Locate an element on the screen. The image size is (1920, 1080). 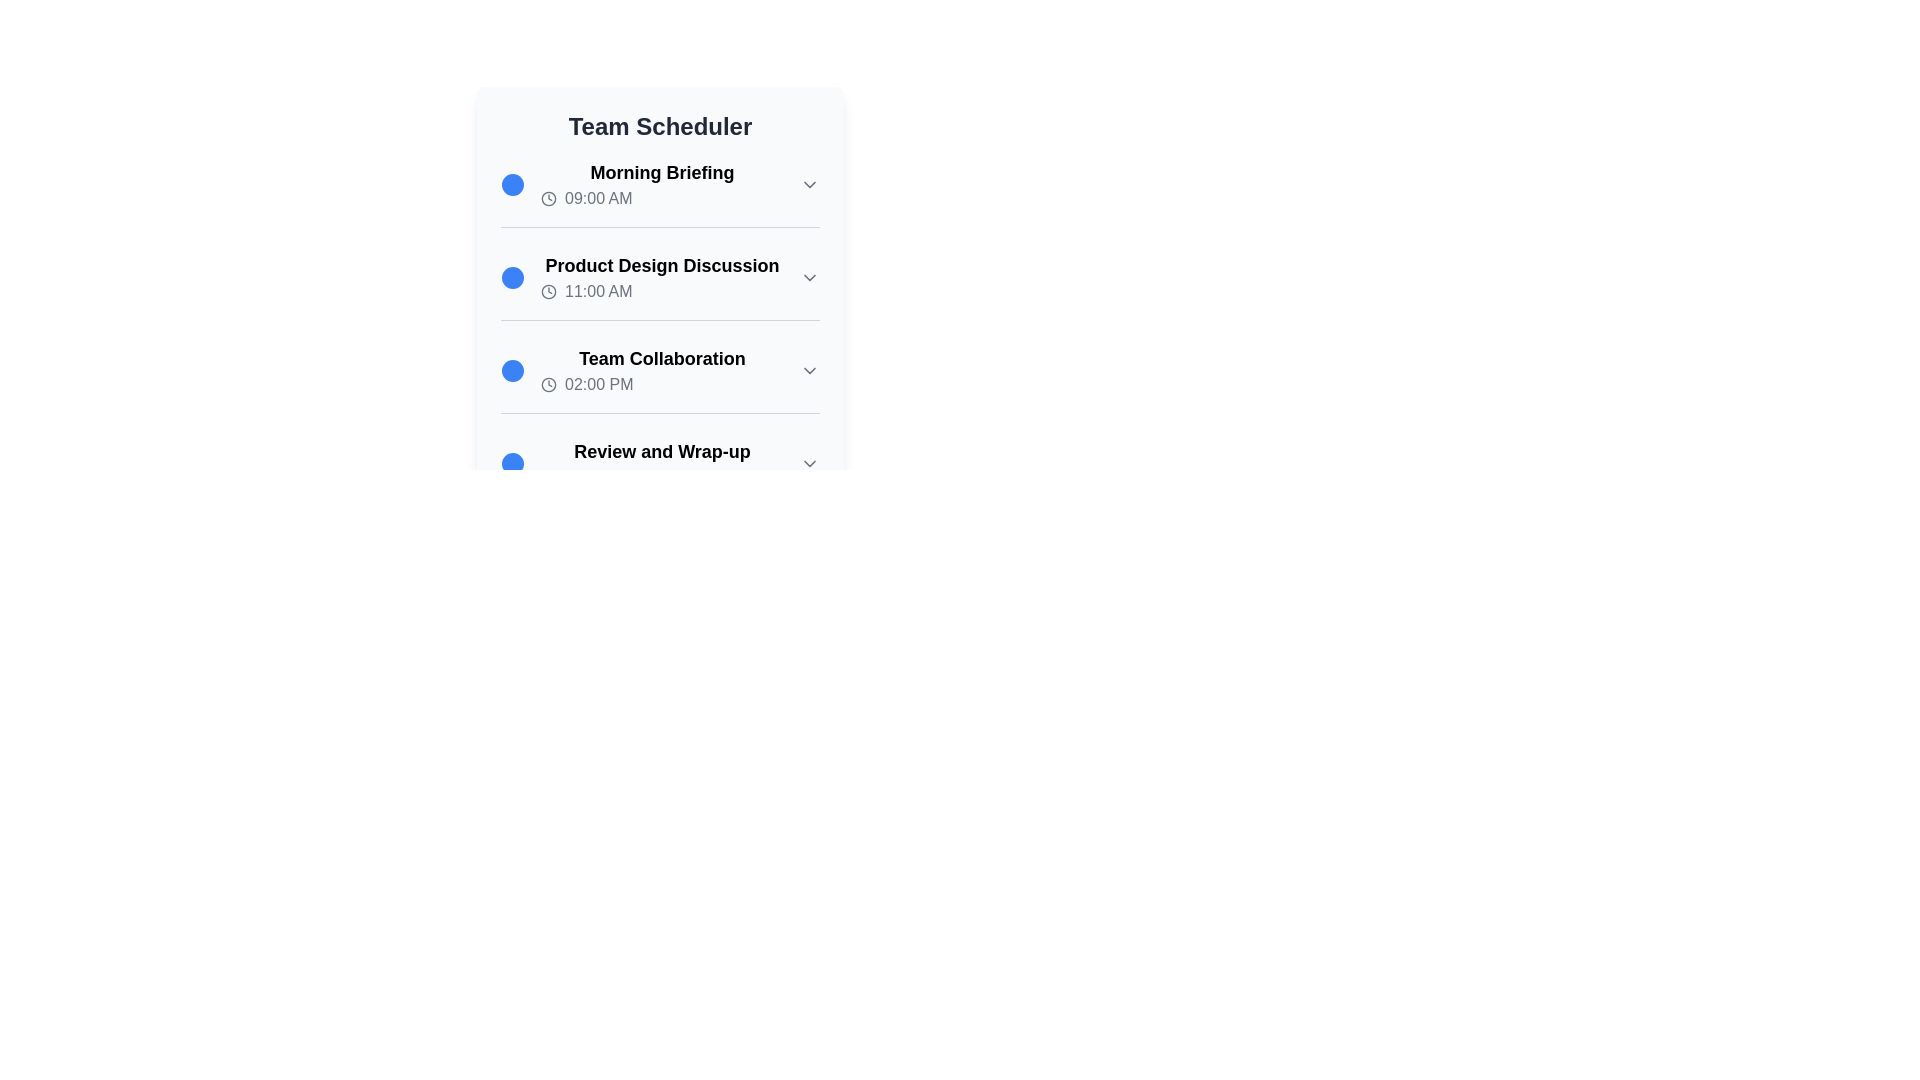
the blue circular icon located to the left of the event title 'Review and Wrap-up' is located at coordinates (513, 463).